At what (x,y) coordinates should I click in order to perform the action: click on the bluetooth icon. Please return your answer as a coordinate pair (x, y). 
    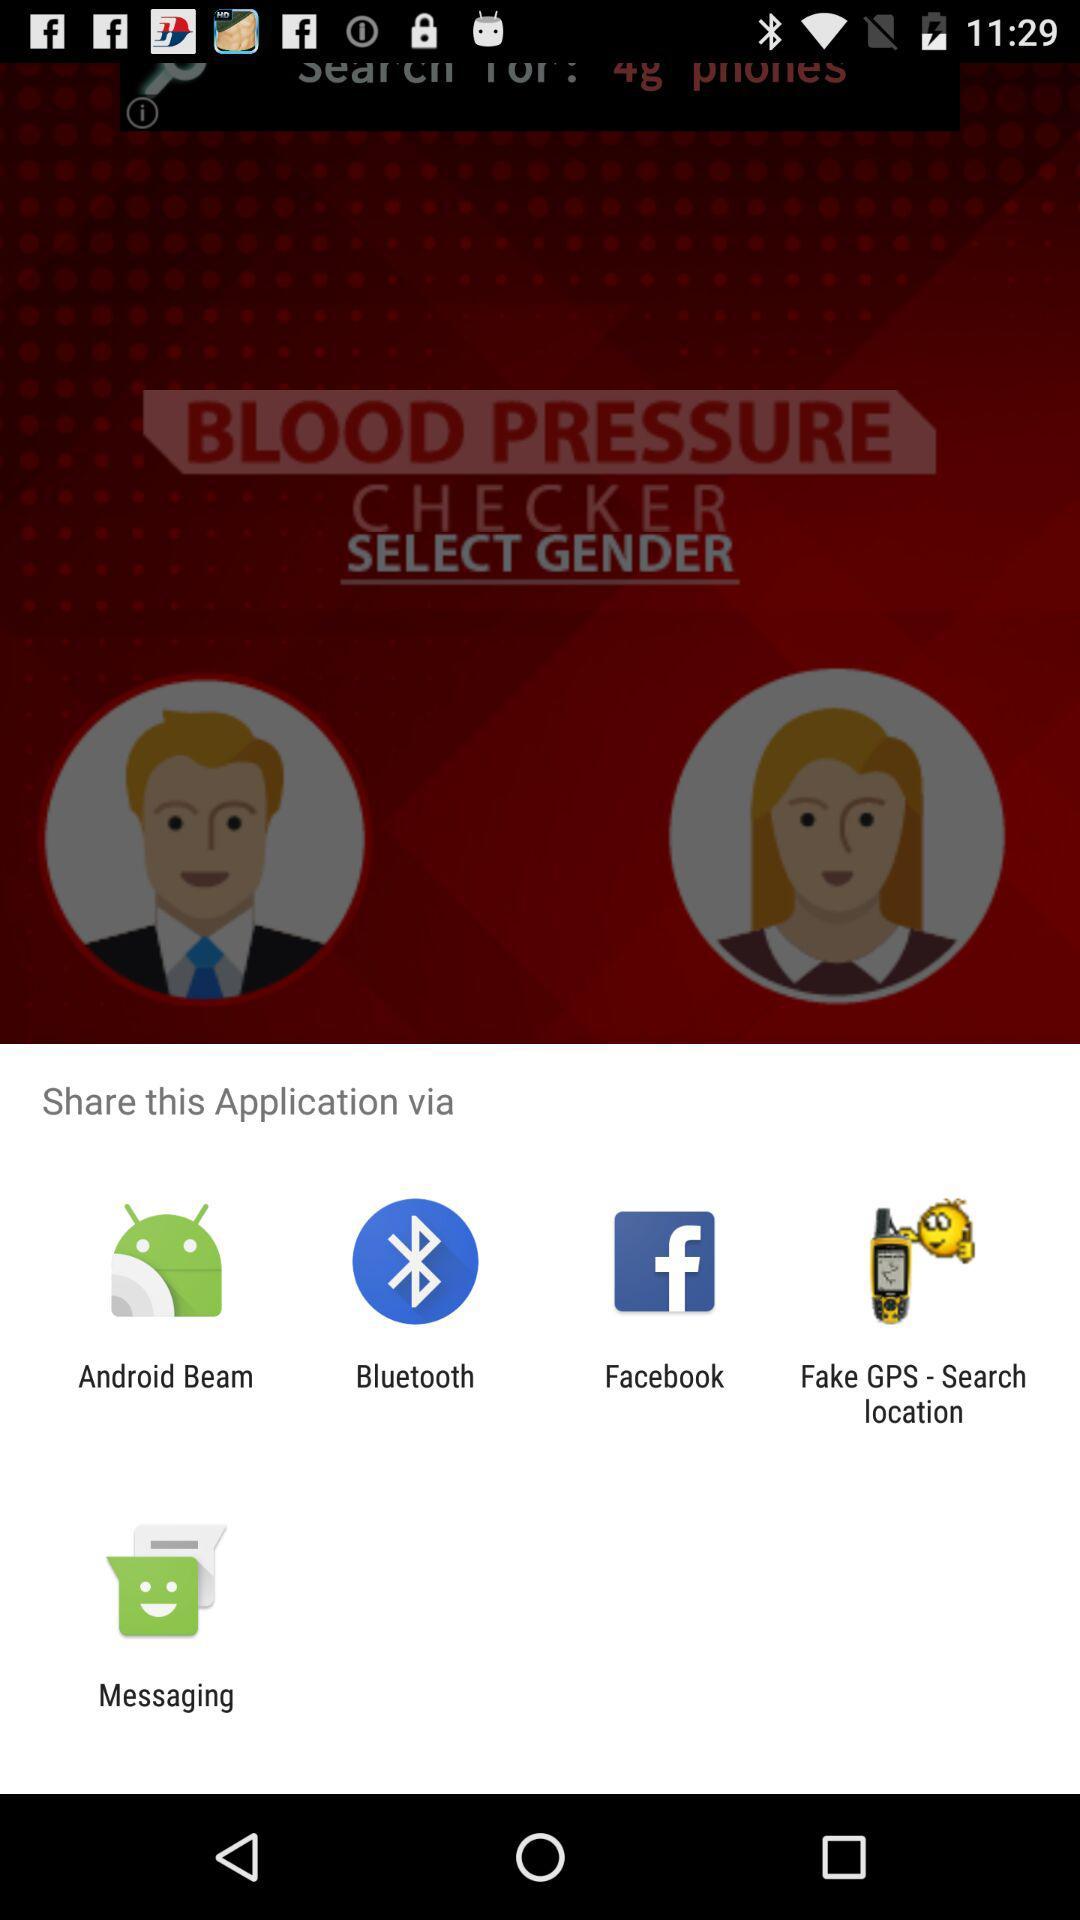
    Looking at the image, I should click on (414, 1392).